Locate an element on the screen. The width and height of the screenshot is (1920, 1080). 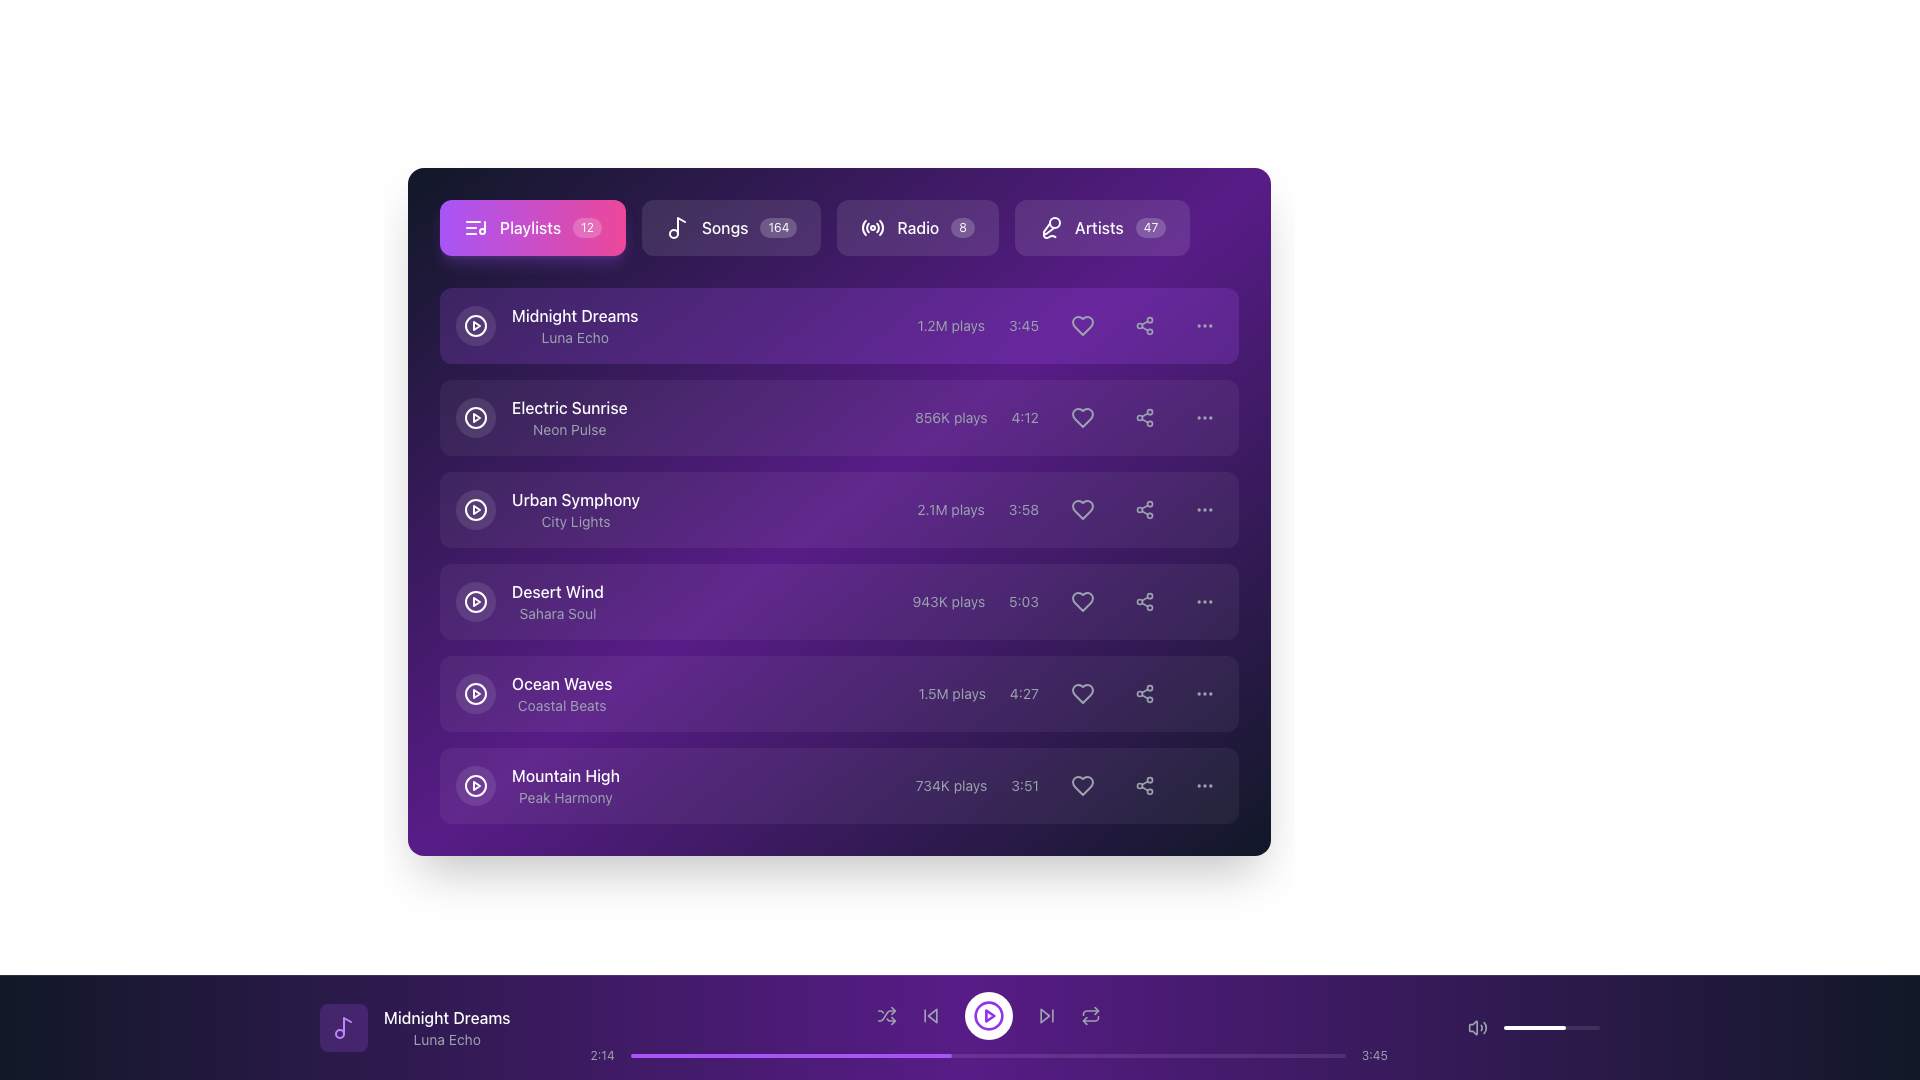
the playback button located to the left of the media entry labeled 'Desert Wind, Sahara Soul' is located at coordinates (474, 600).